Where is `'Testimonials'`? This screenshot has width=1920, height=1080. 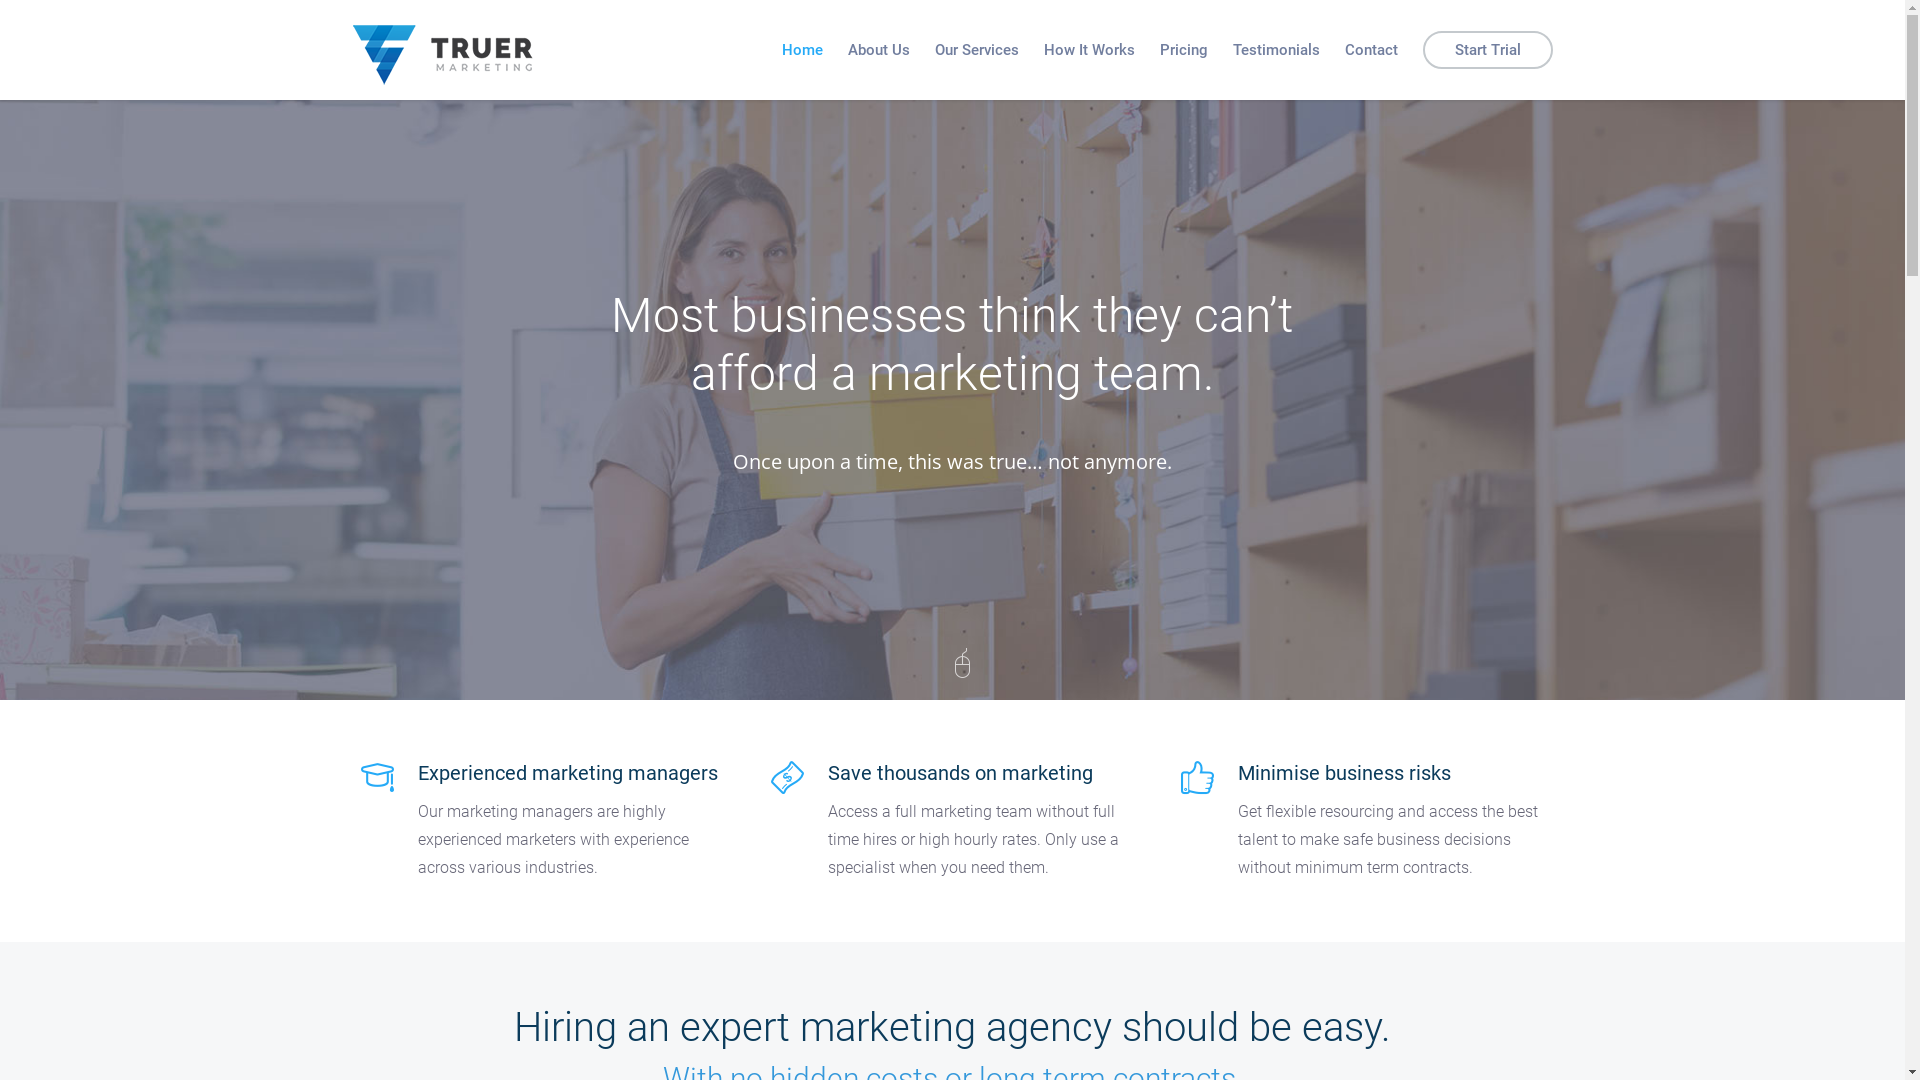
'Testimonials' is located at coordinates (1274, 49).